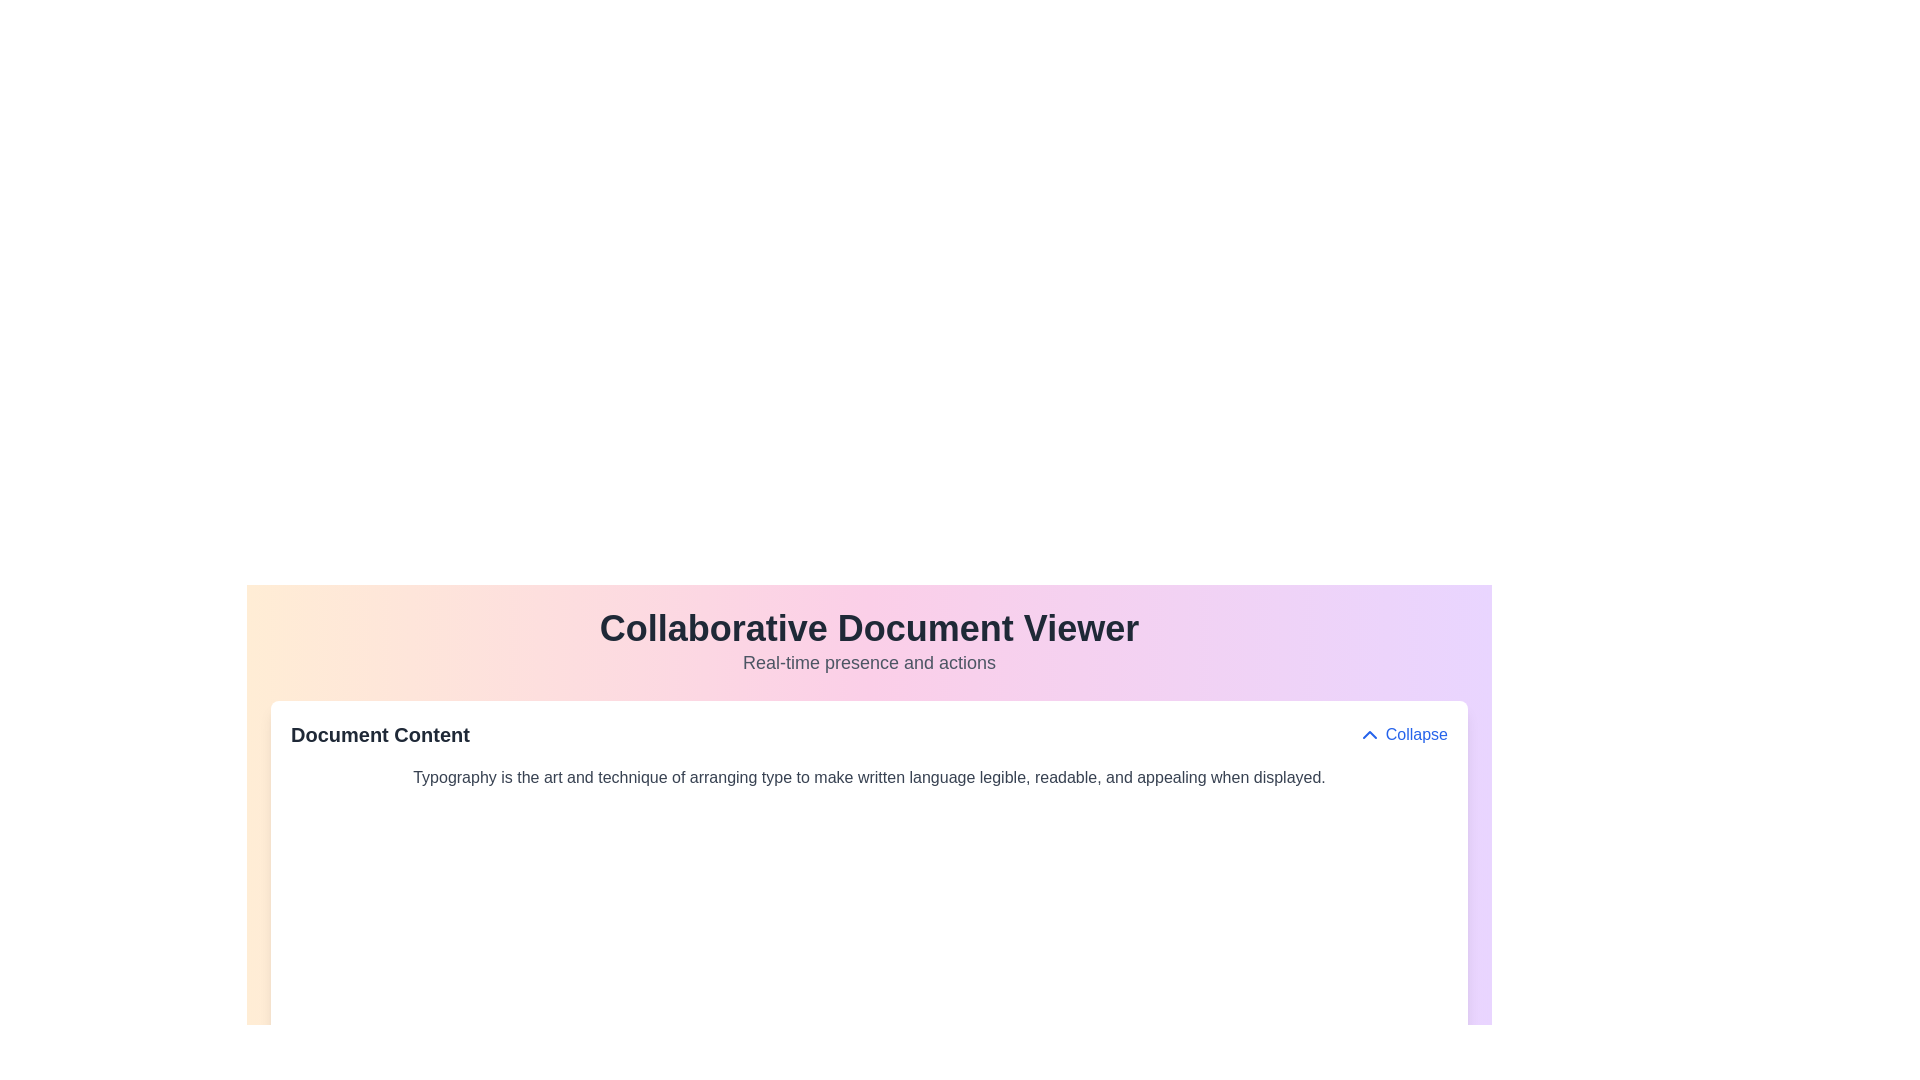 The width and height of the screenshot is (1920, 1080). What do you see at coordinates (869, 643) in the screenshot?
I see `the text element titled 'Collaborative Document Viewer' which is centrally aligned and features a gradient background` at bounding box center [869, 643].